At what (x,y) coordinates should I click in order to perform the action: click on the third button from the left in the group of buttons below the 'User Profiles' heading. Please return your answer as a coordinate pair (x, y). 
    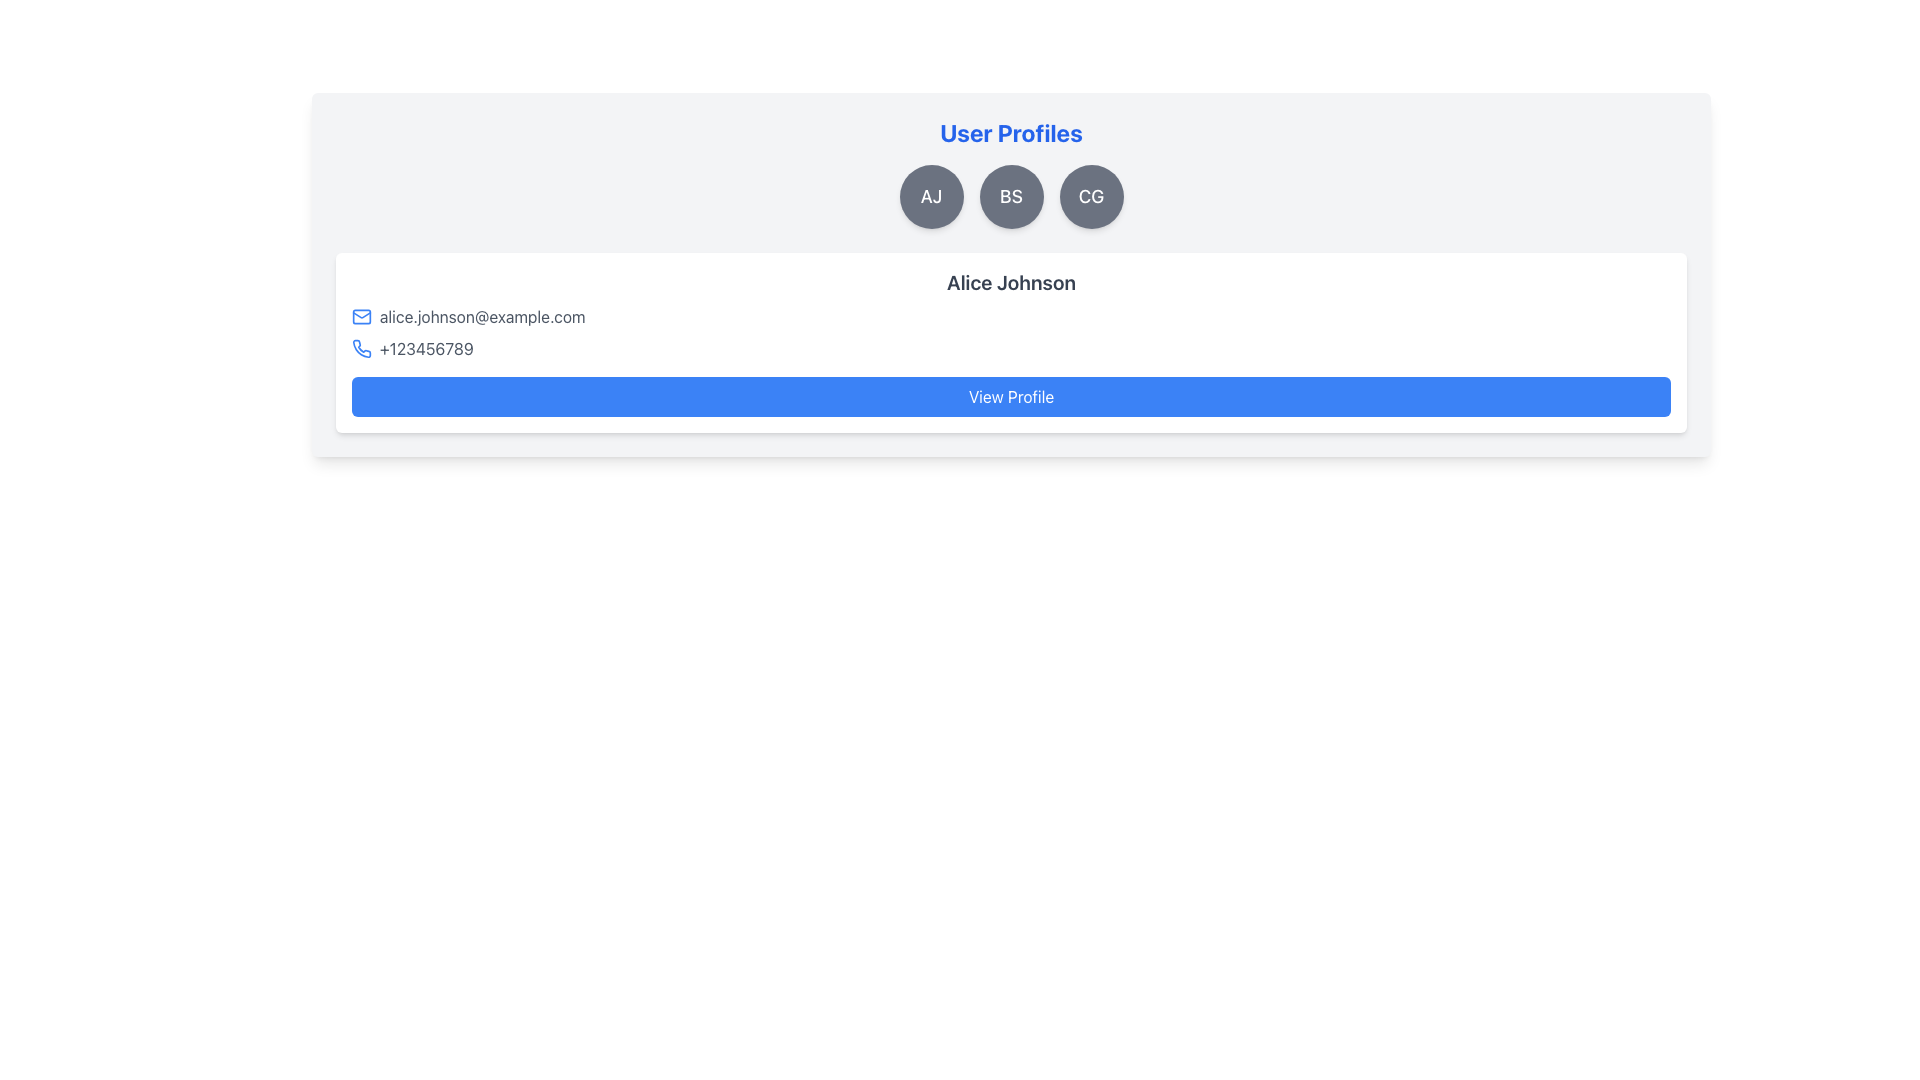
    Looking at the image, I should click on (1090, 196).